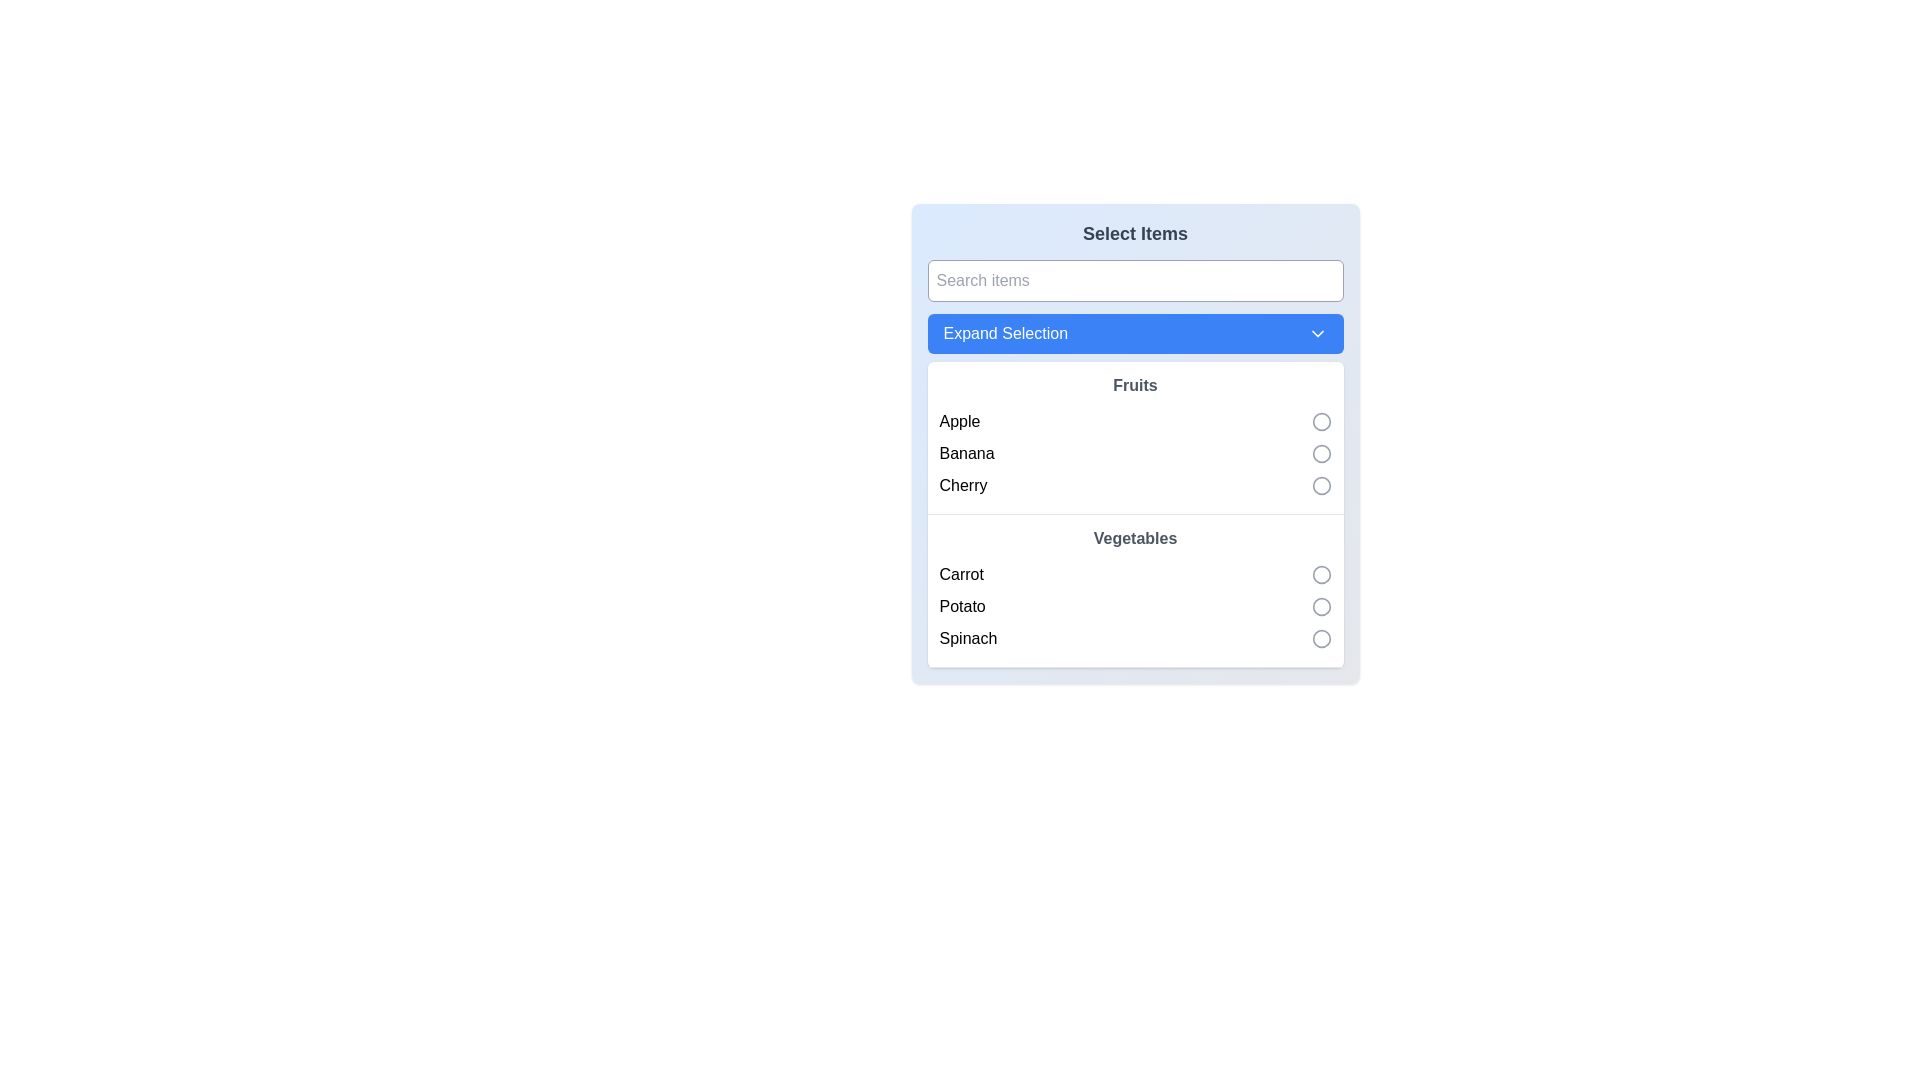 The height and width of the screenshot is (1080, 1920). What do you see at coordinates (1321, 605) in the screenshot?
I see `the 'Potato' radio button indicator` at bounding box center [1321, 605].